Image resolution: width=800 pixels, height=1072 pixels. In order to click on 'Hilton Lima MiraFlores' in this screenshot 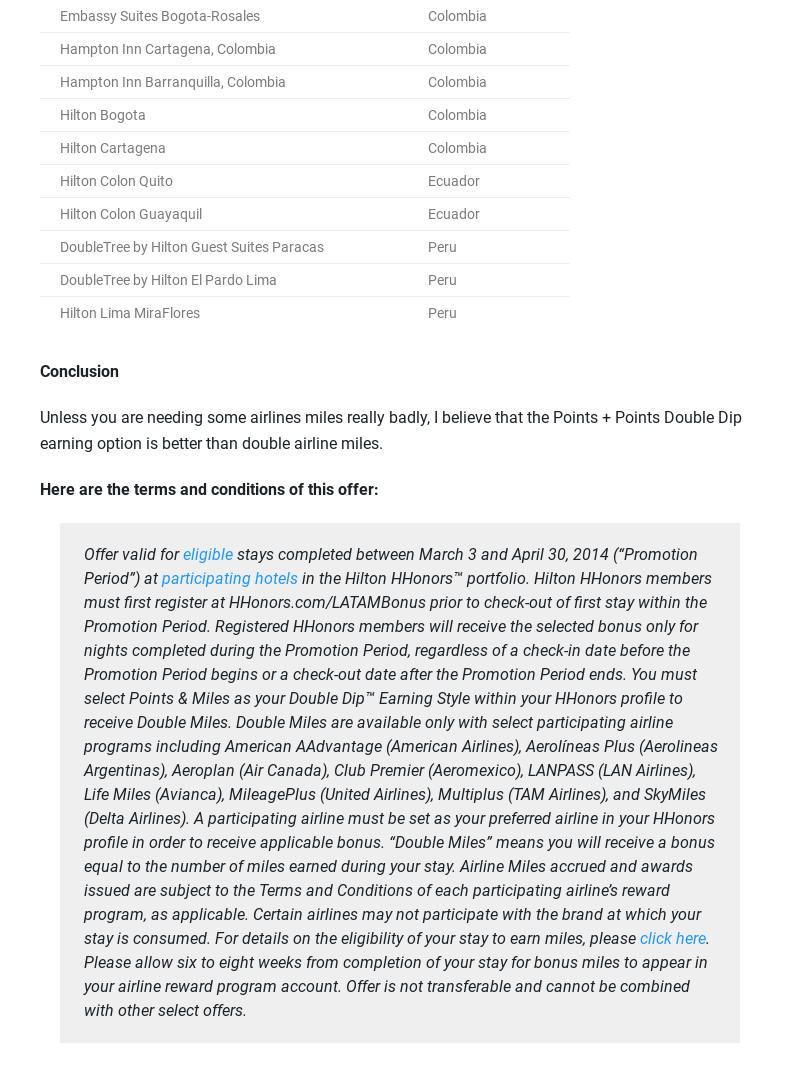, I will do `click(129, 312)`.